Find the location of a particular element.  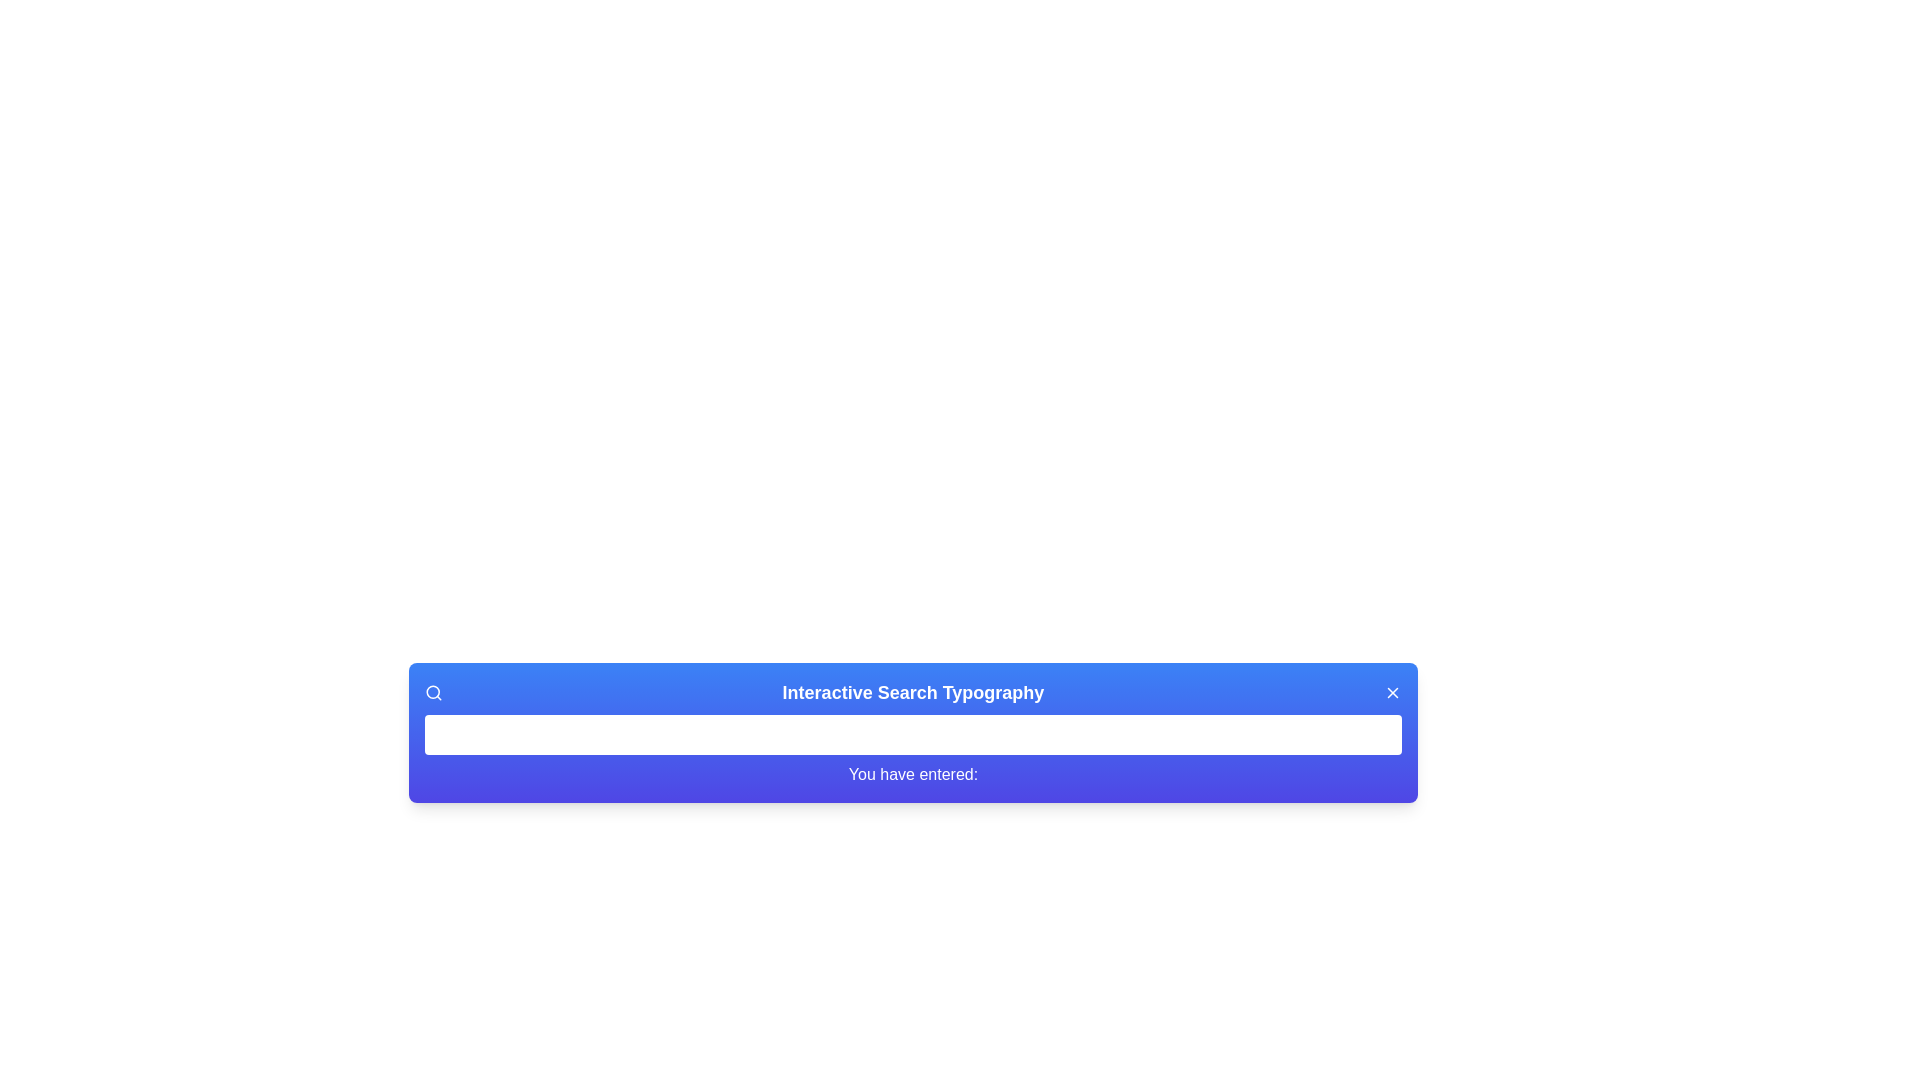

the text label that identifies the context or purpose of the interface, which is horizontally centered and positioned near the top of the bar-like section is located at coordinates (912, 692).